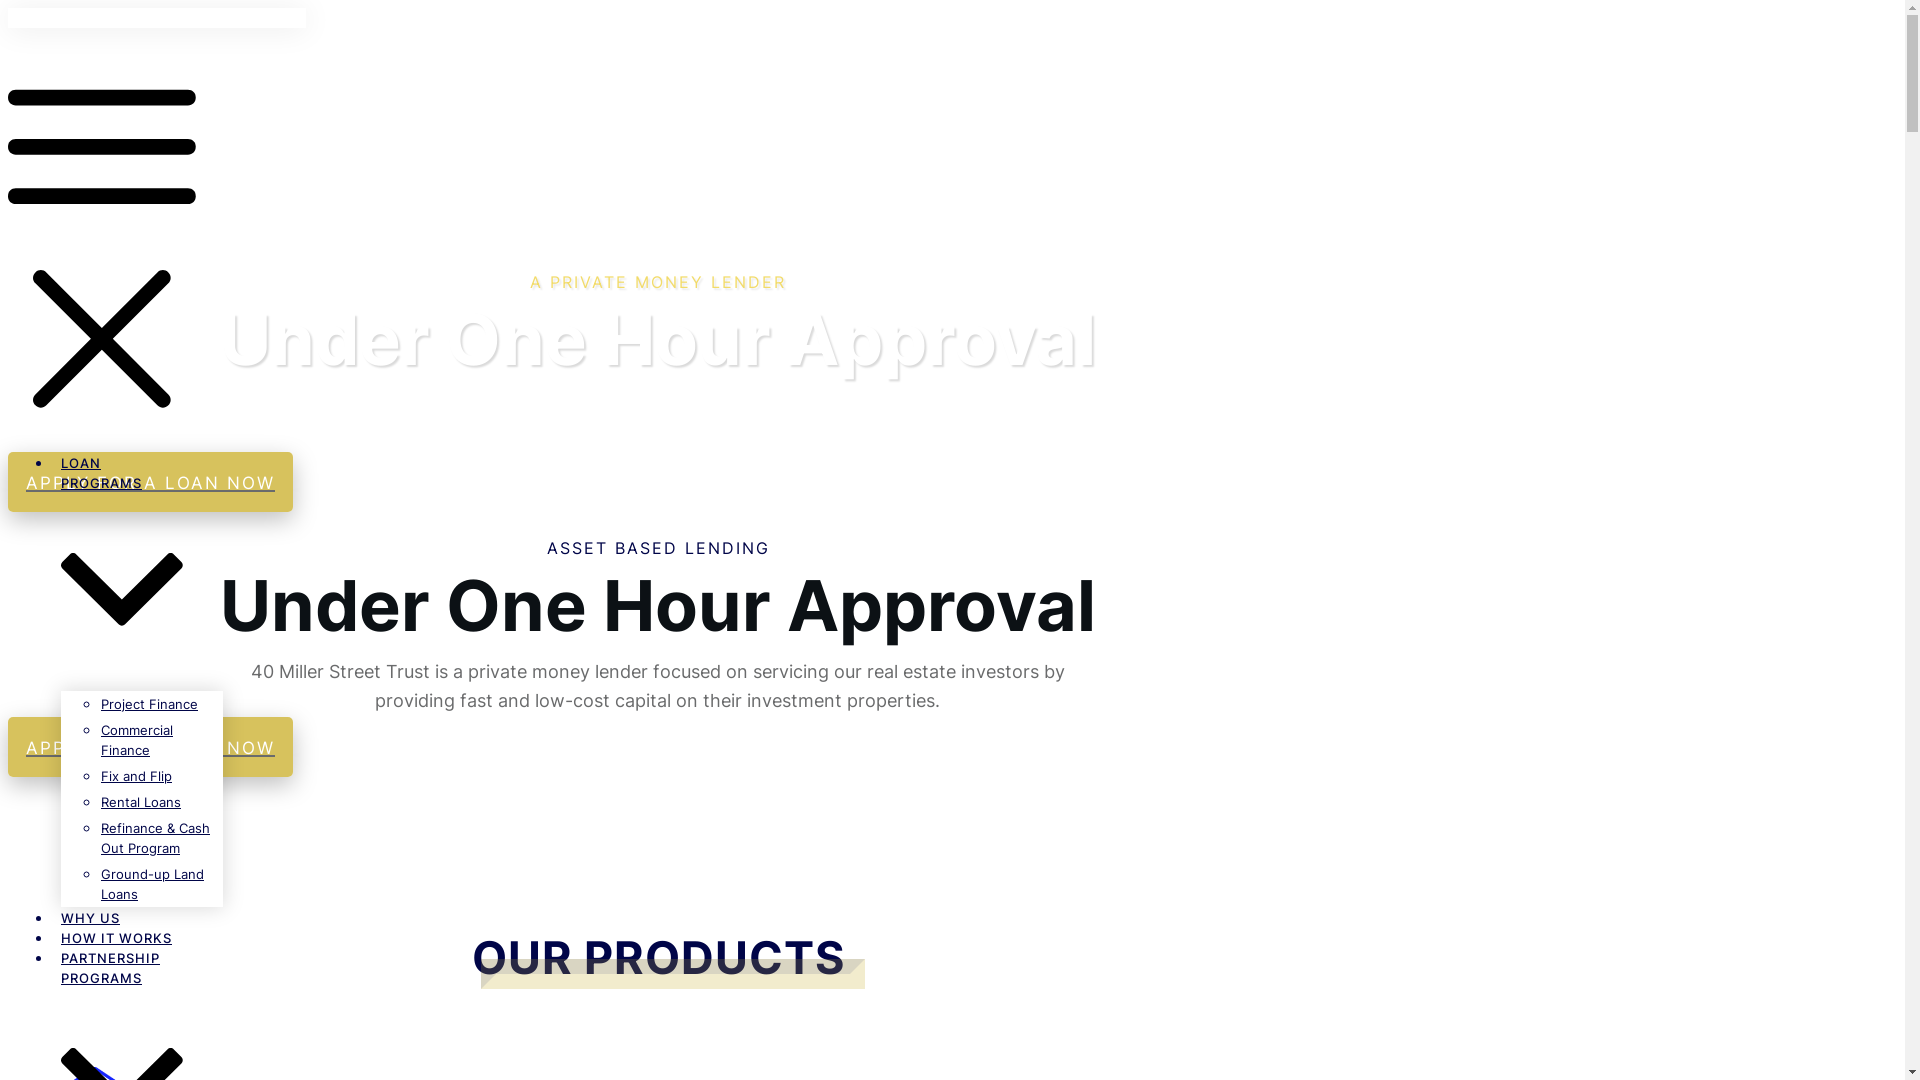 The image size is (1920, 1080). Describe the element at coordinates (136, 740) in the screenshot. I see `'Commercial Finance'` at that location.